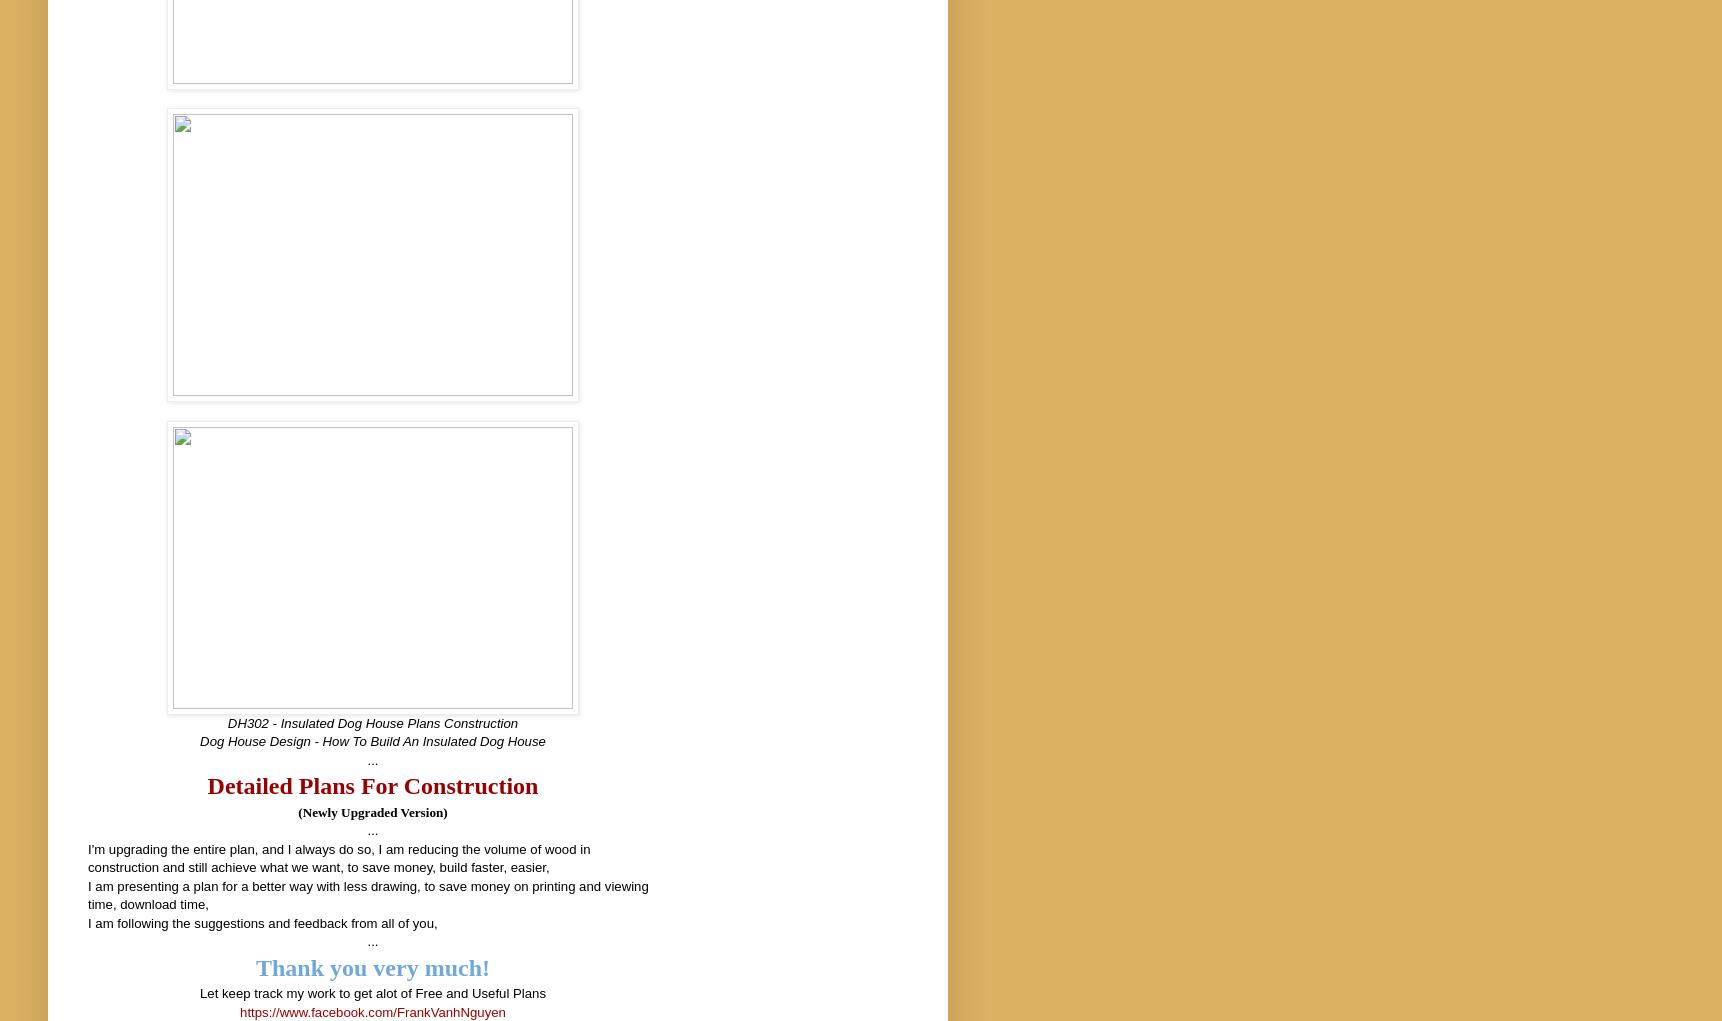 This screenshot has height=1021, width=1722. What do you see at coordinates (338, 858) in the screenshot?
I see `'I'm upgrading the entire plan, and I always do so, I am reducing the volume of wood in construction and still achieve what we want, to save money, build faster, easier,'` at bounding box center [338, 858].